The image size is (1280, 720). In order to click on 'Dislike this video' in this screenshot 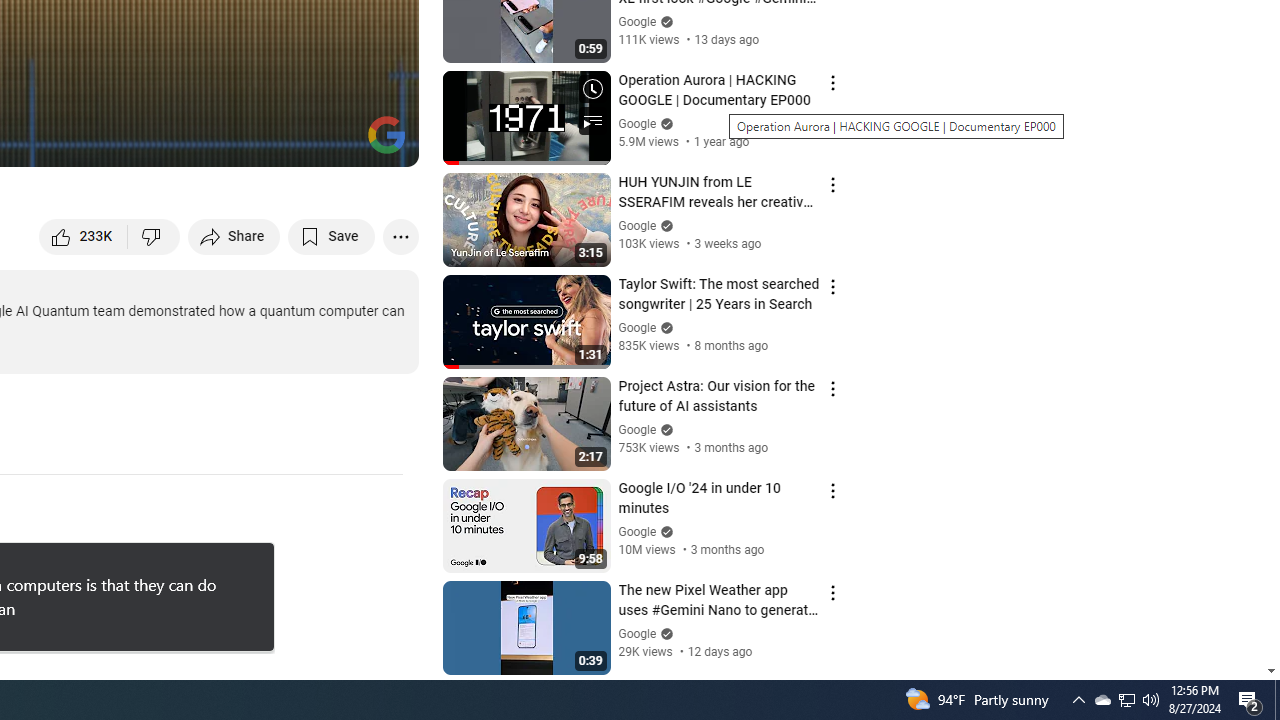, I will do `click(153, 235)`.